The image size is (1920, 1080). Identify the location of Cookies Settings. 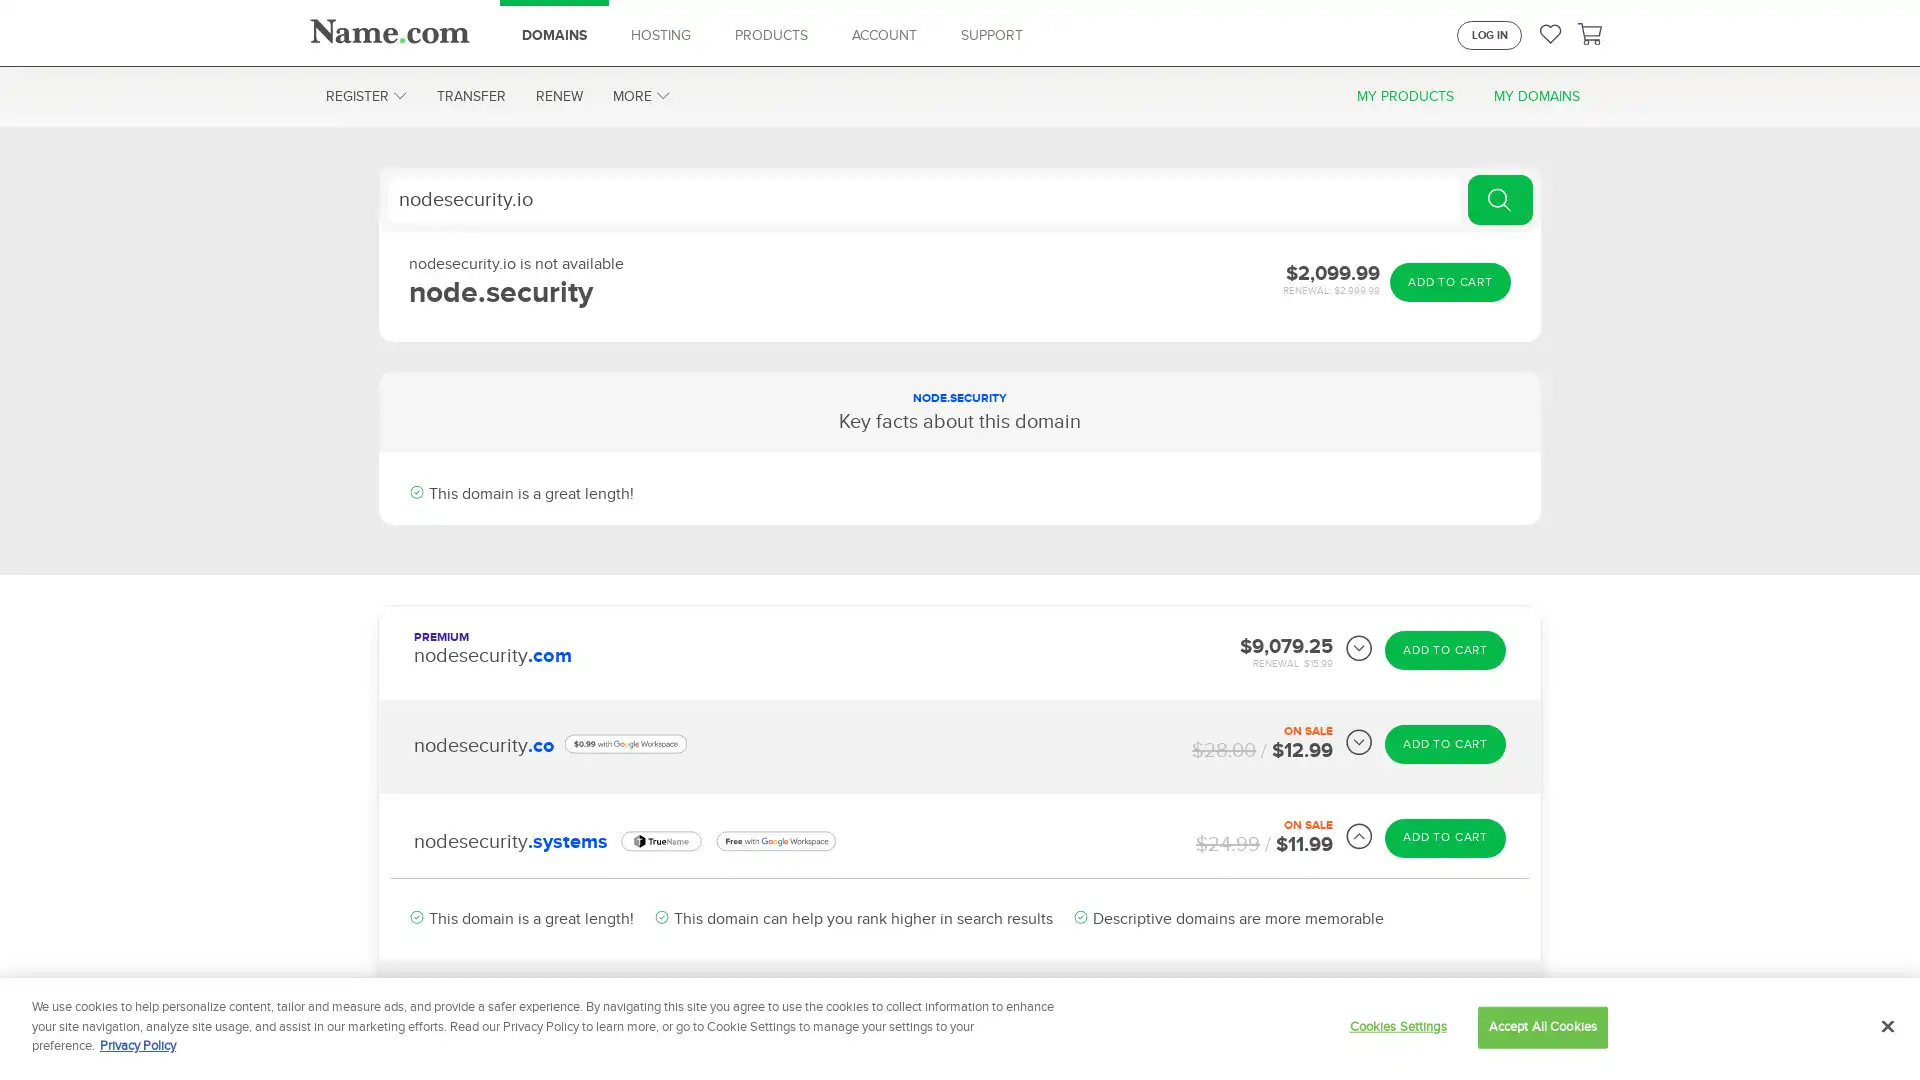
(1396, 1026).